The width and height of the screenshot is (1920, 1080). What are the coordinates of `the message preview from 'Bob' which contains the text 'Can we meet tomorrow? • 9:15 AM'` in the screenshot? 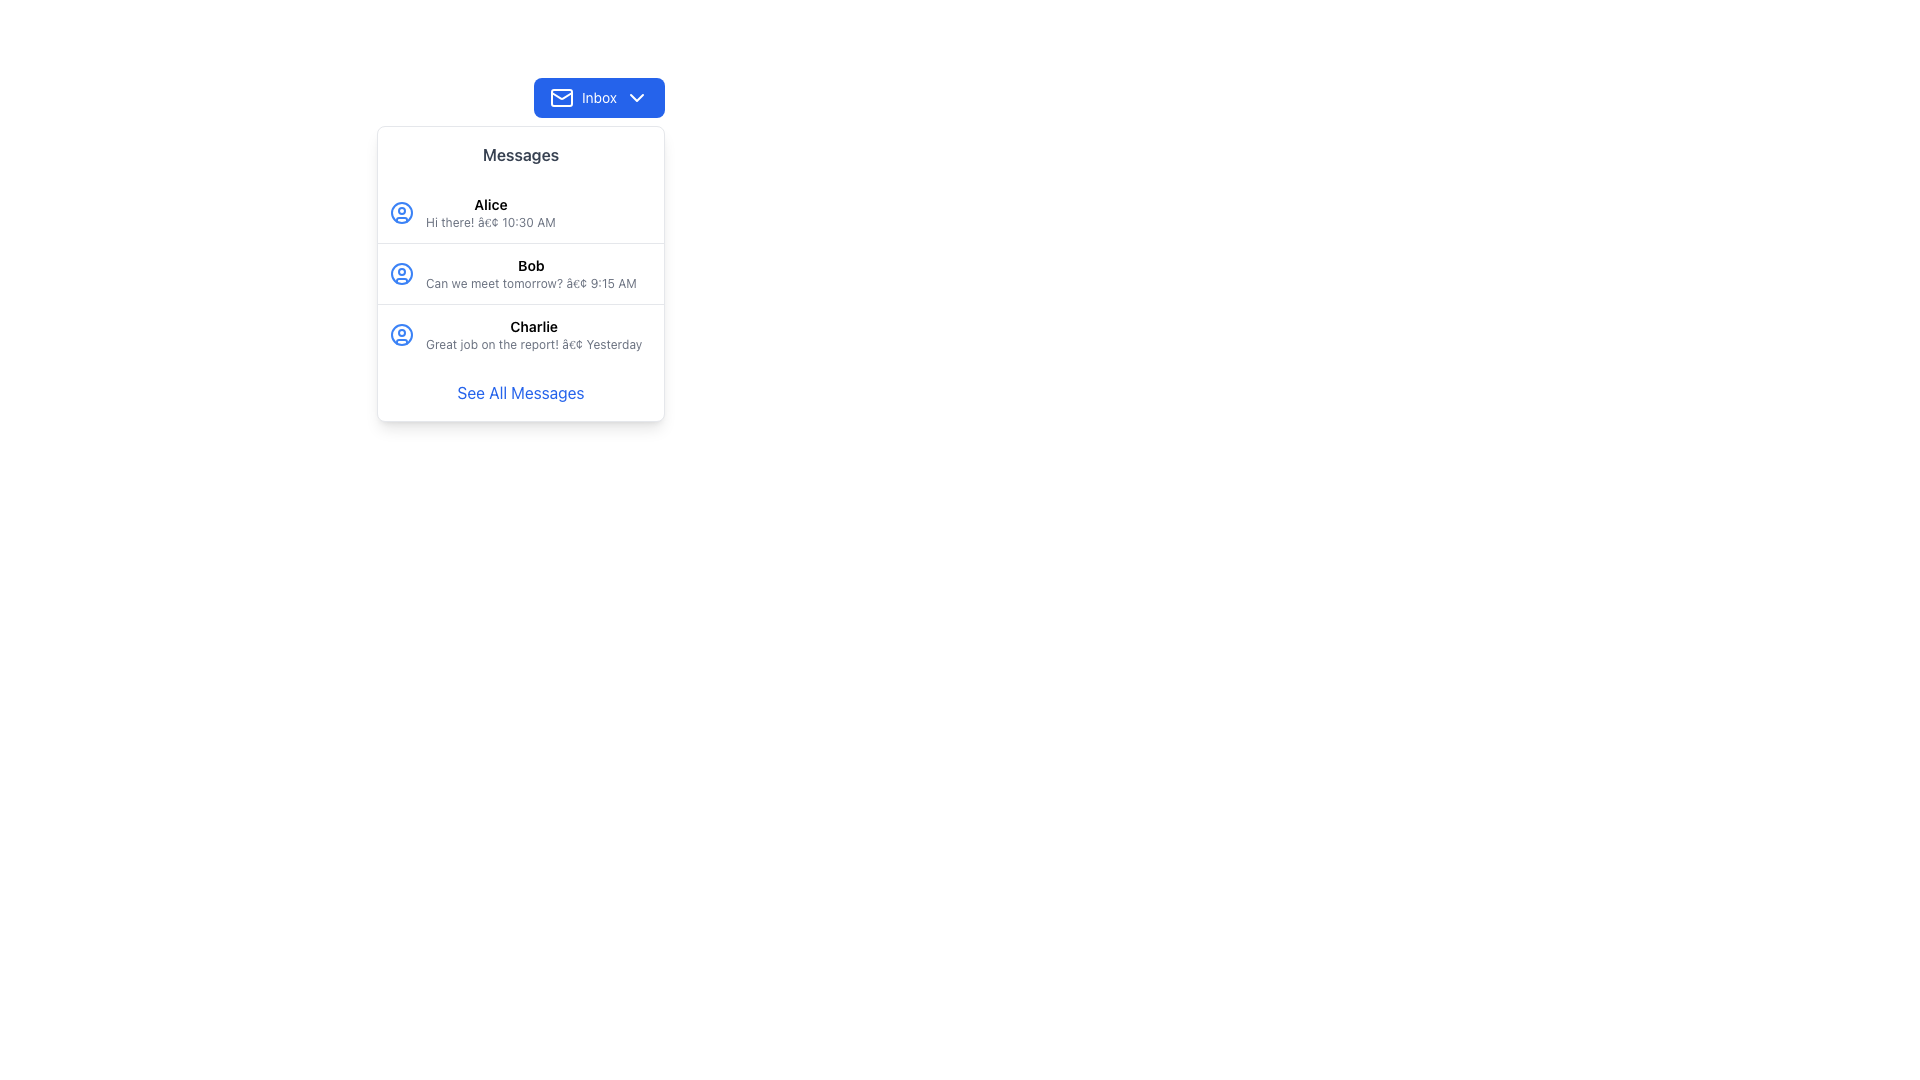 It's located at (521, 273).